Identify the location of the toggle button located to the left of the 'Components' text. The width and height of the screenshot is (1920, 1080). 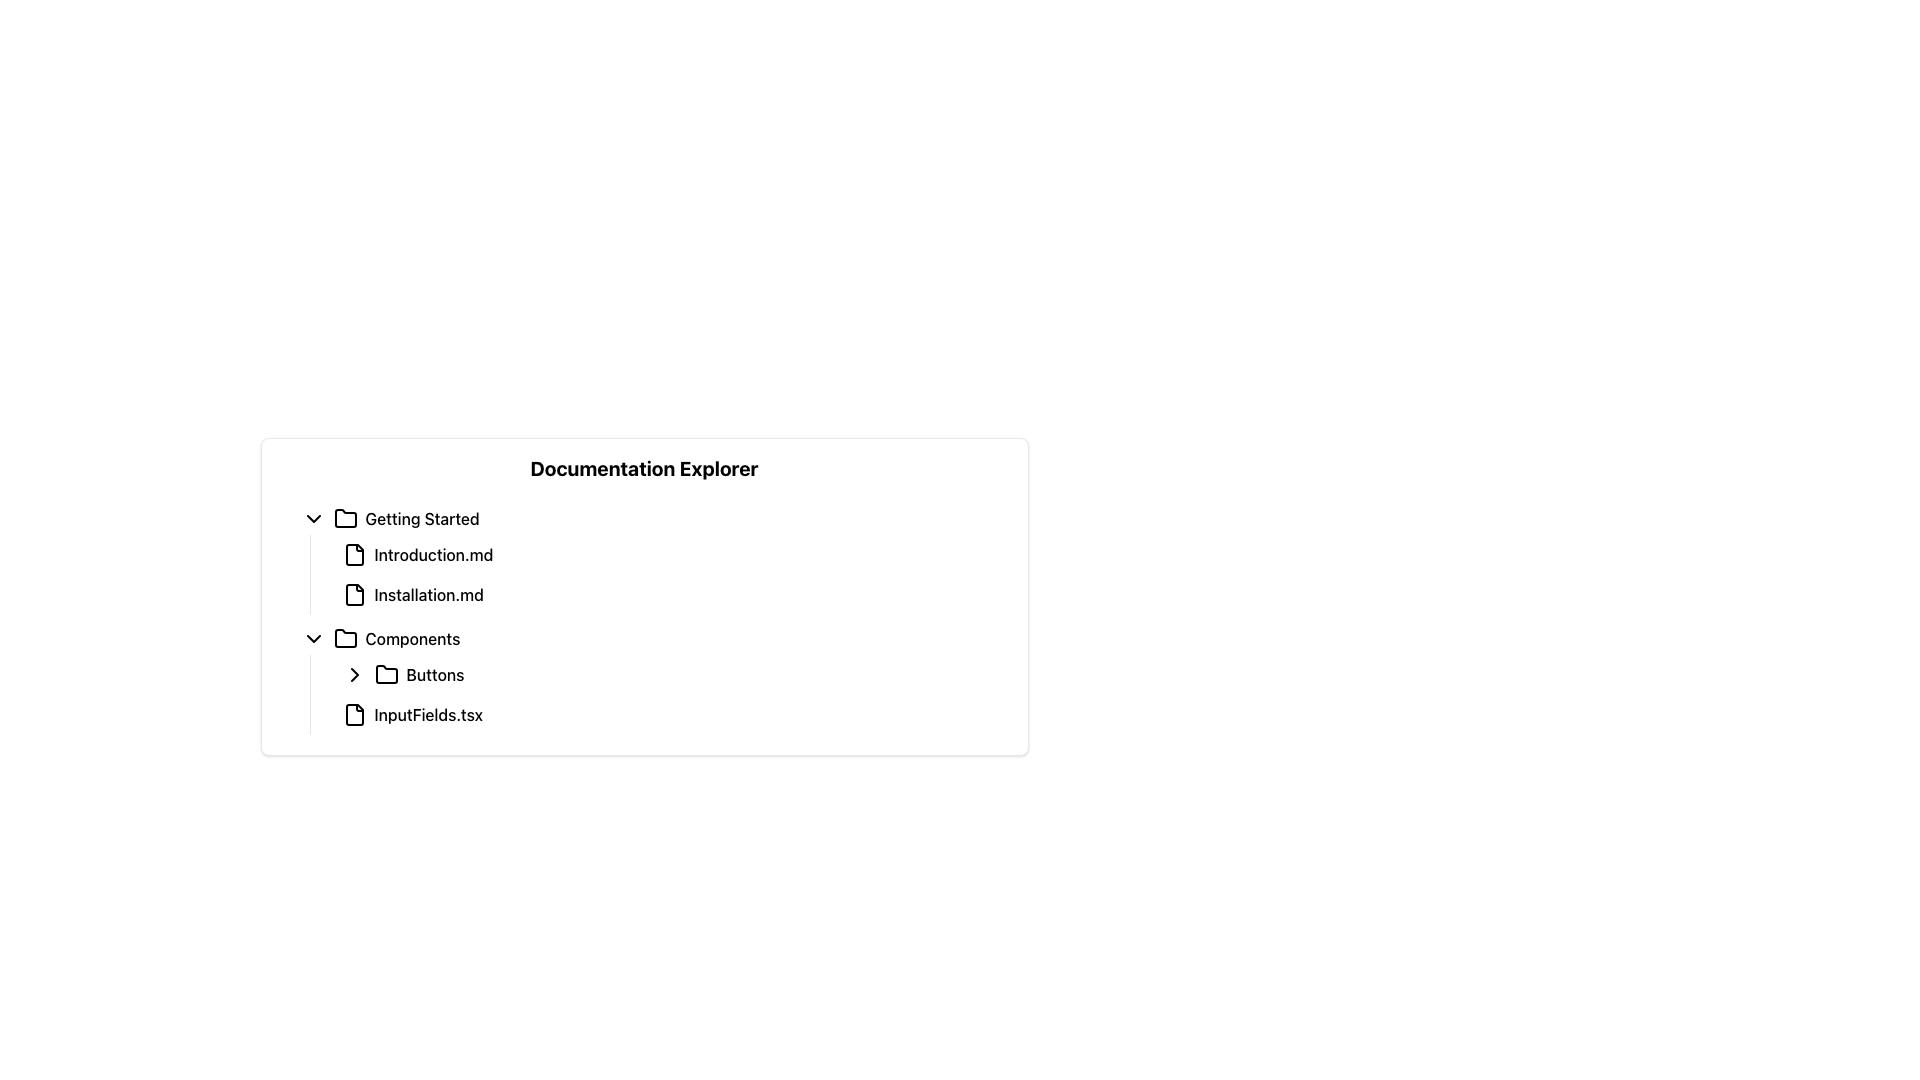
(312, 639).